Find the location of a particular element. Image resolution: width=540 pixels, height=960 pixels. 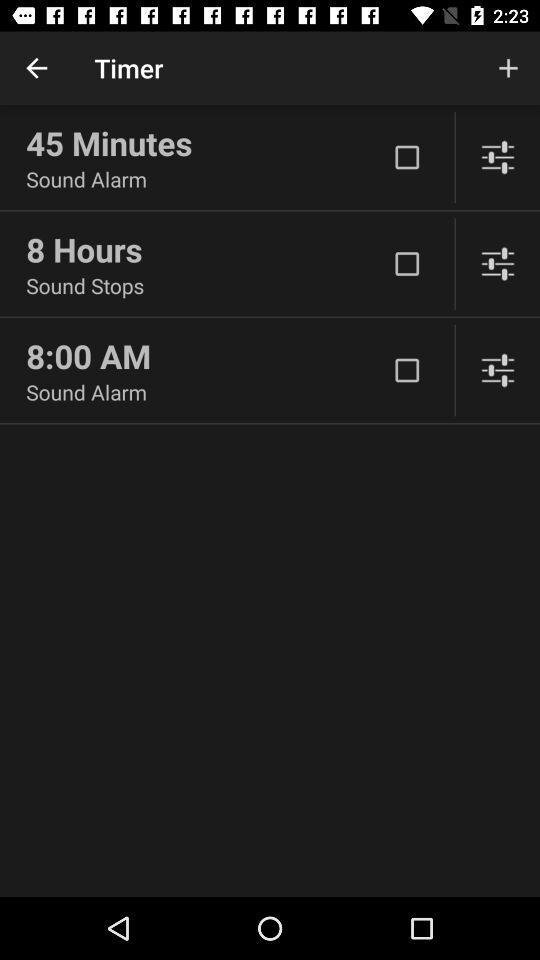

icon to the right of the timer icon is located at coordinates (508, 68).